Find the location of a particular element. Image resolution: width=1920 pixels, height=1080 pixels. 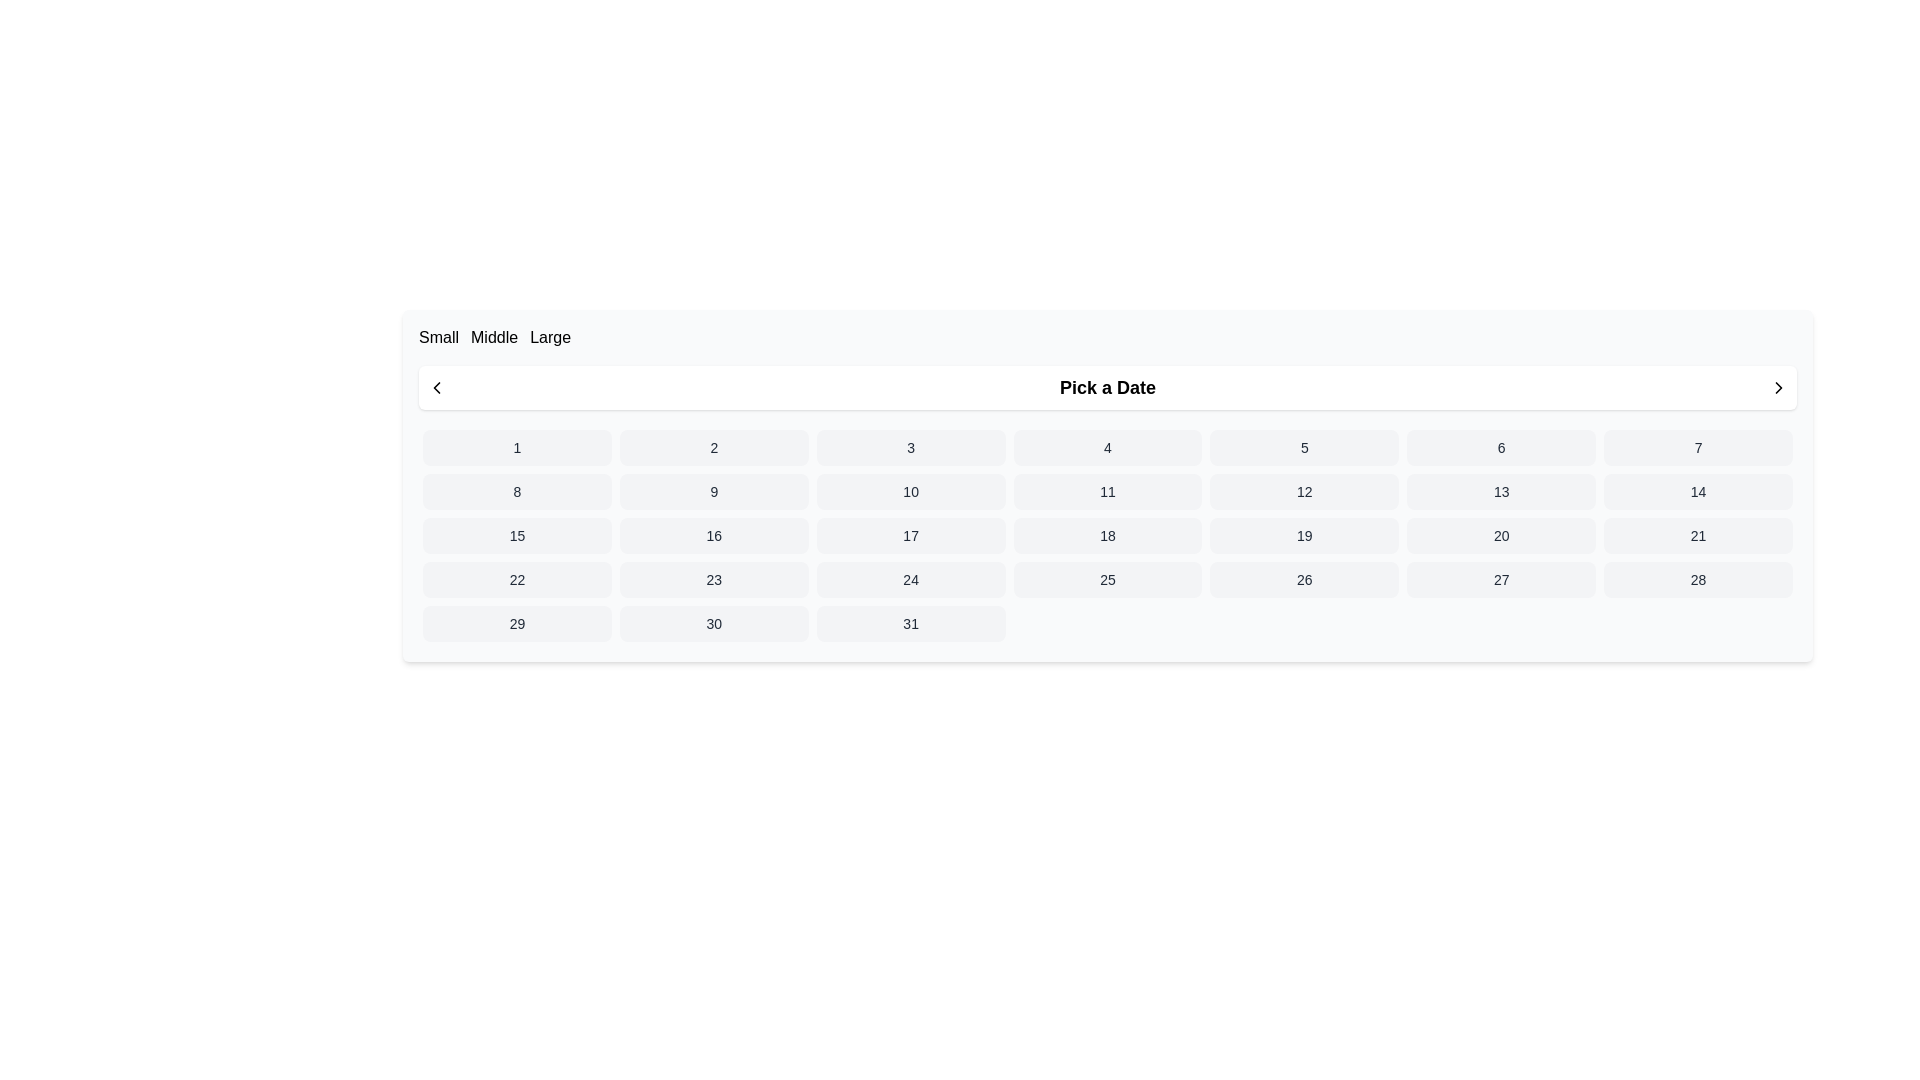

the 'Middle' button which is the second button among three horizontally arranged buttons labeled 'Small', 'Middle', and 'Large' is located at coordinates (494, 337).